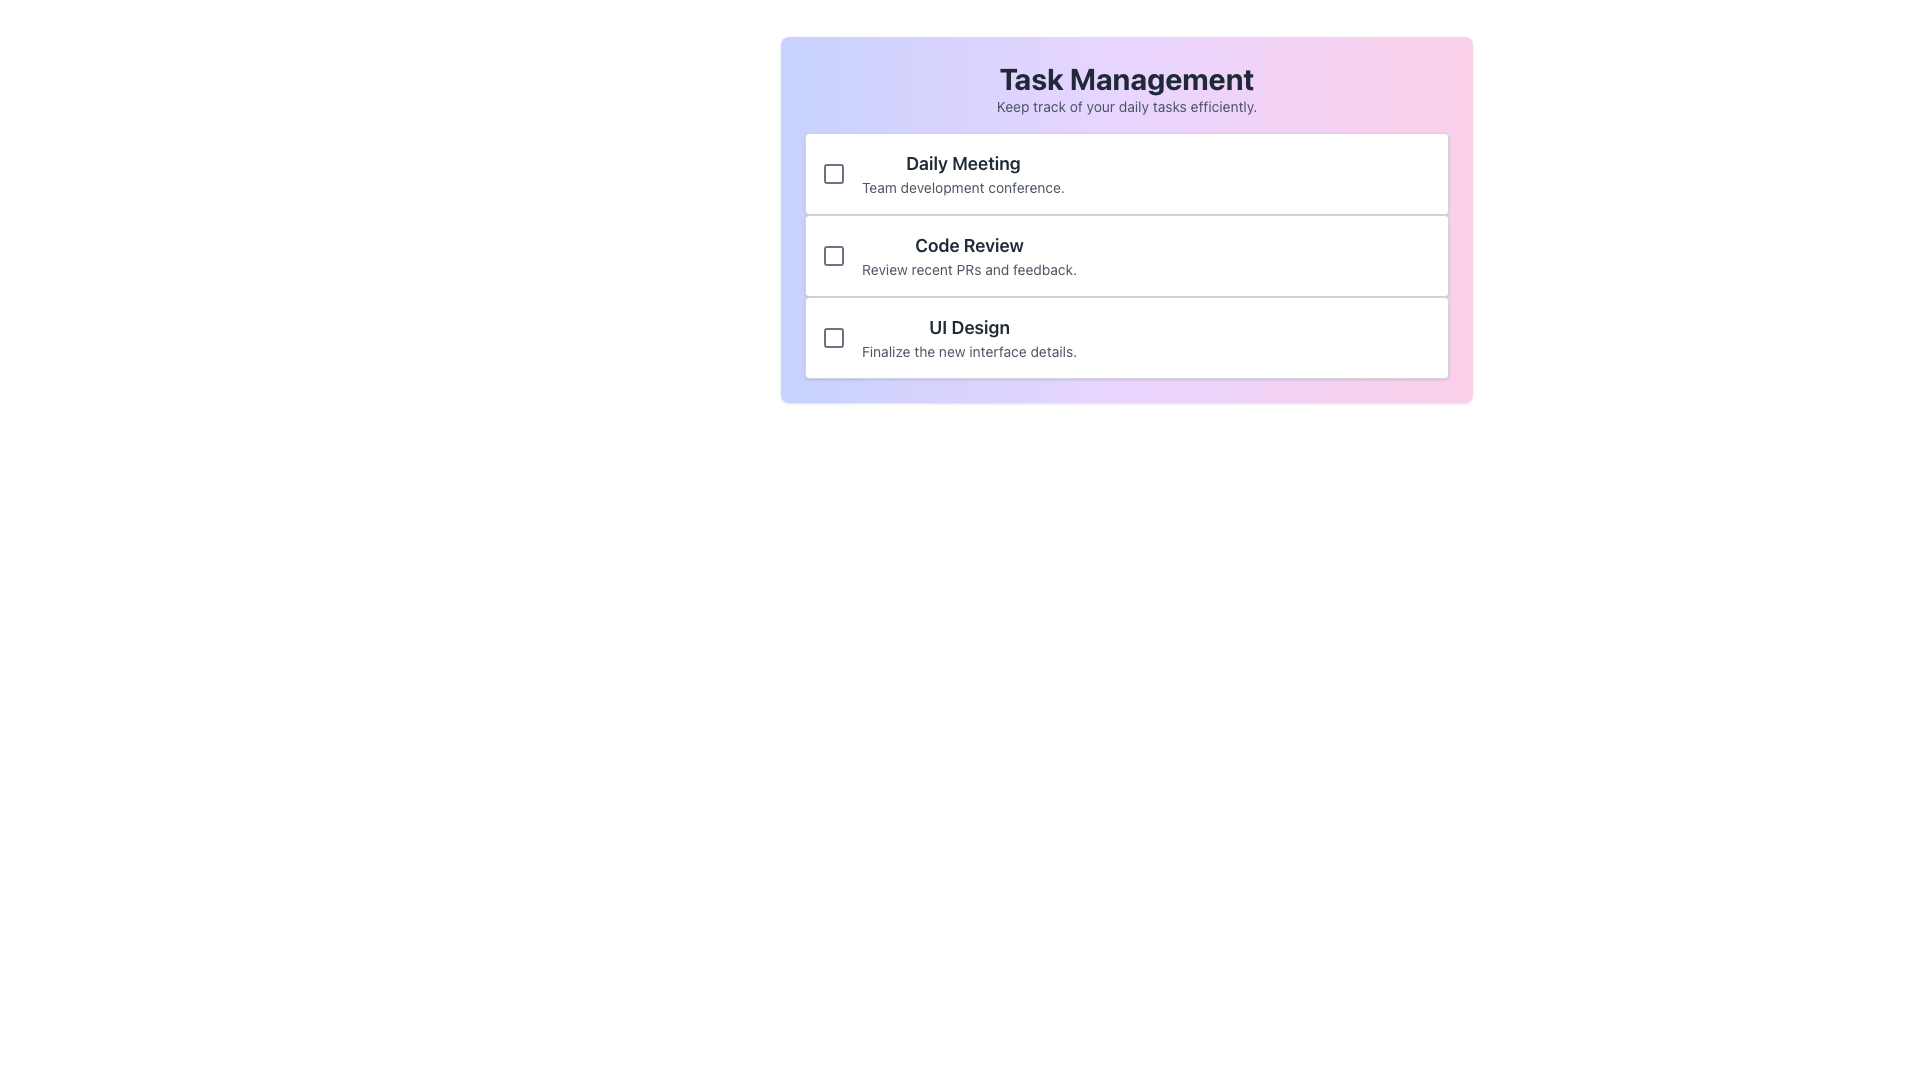 The height and width of the screenshot is (1080, 1920). Describe the element at coordinates (963, 163) in the screenshot. I see `the text label 'Daily Meeting', which serves as the title for the task` at that location.